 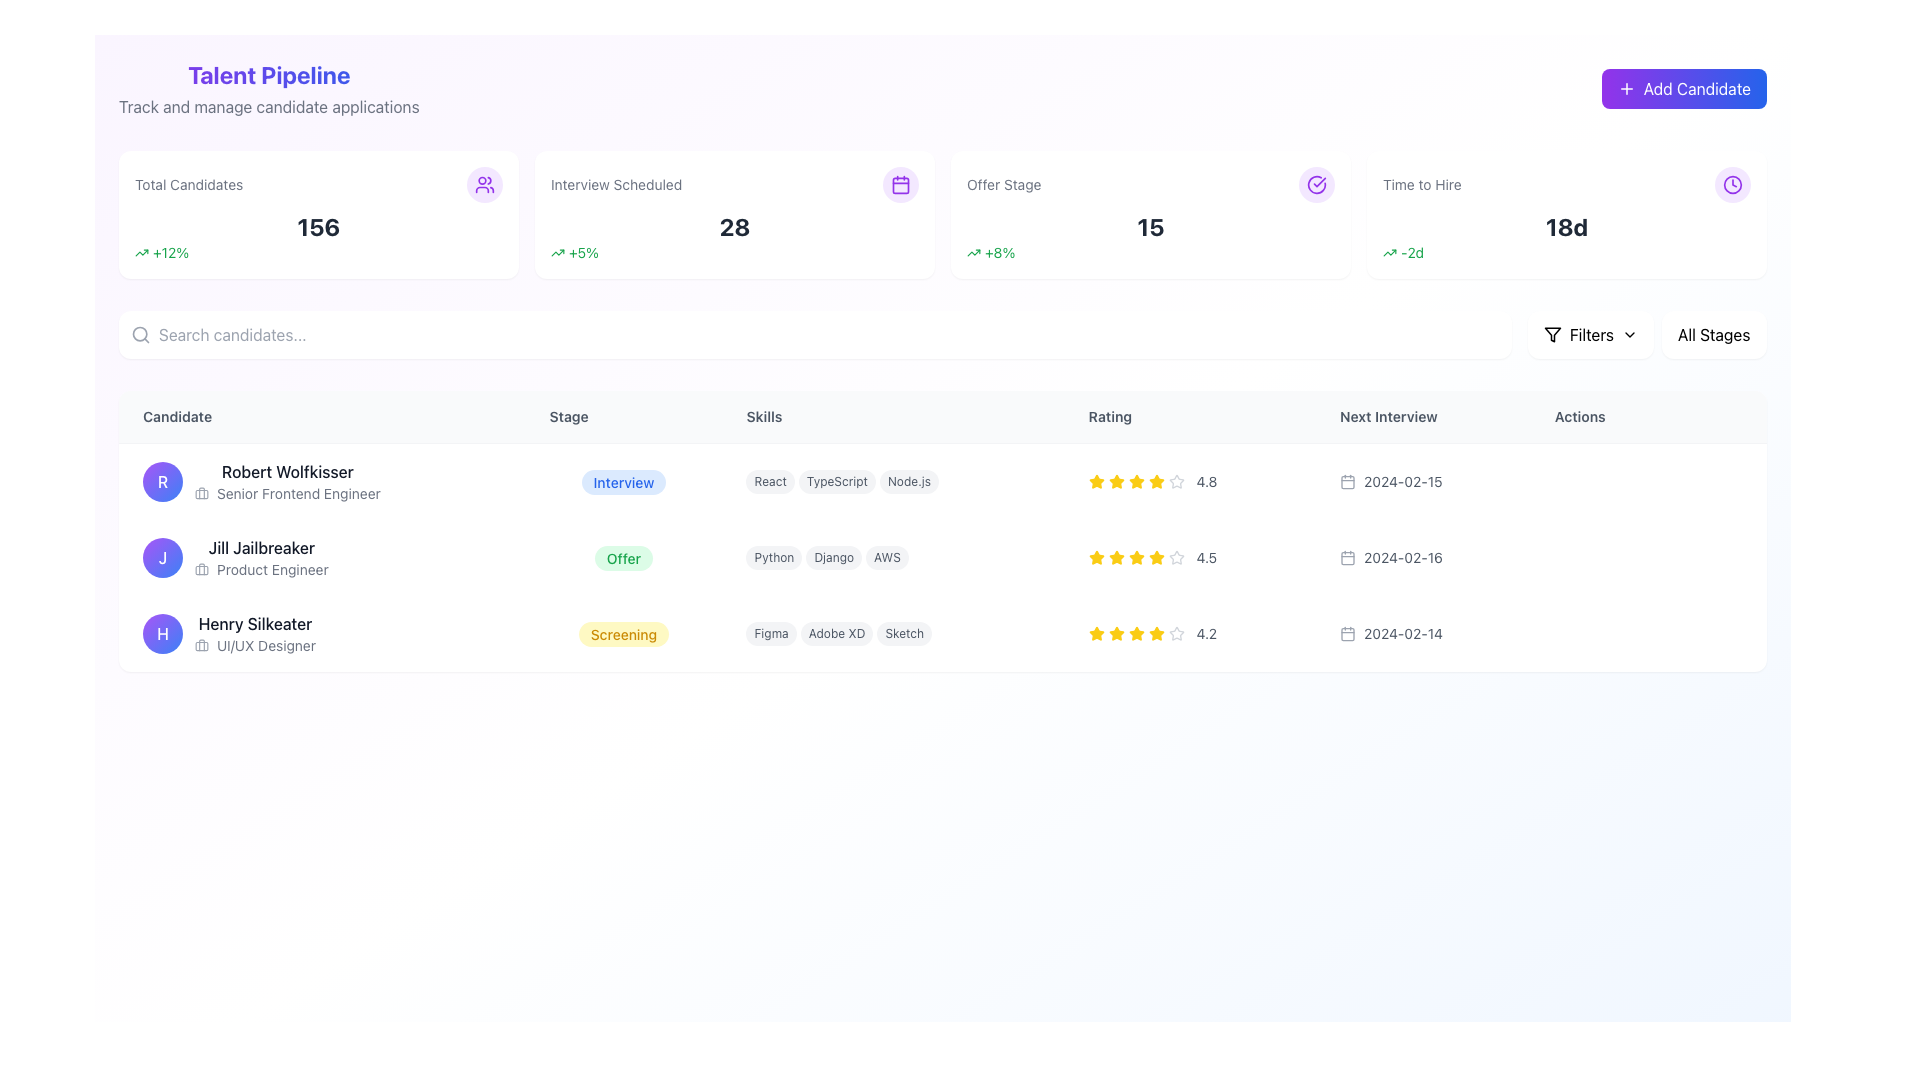 What do you see at coordinates (254, 623) in the screenshot?
I see `the Bold text label displaying the name of the user or candidate in the Candidate column of the structured table, located in the third row` at bounding box center [254, 623].